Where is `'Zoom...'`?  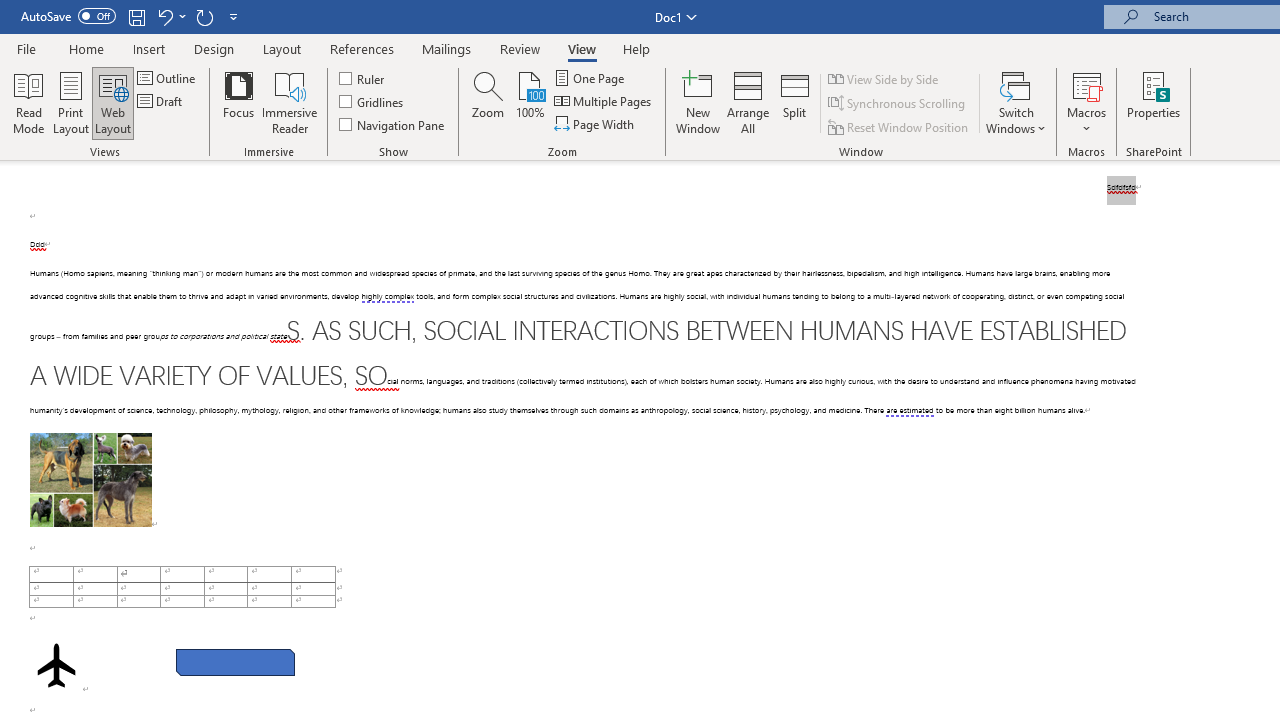 'Zoom...' is located at coordinates (488, 103).